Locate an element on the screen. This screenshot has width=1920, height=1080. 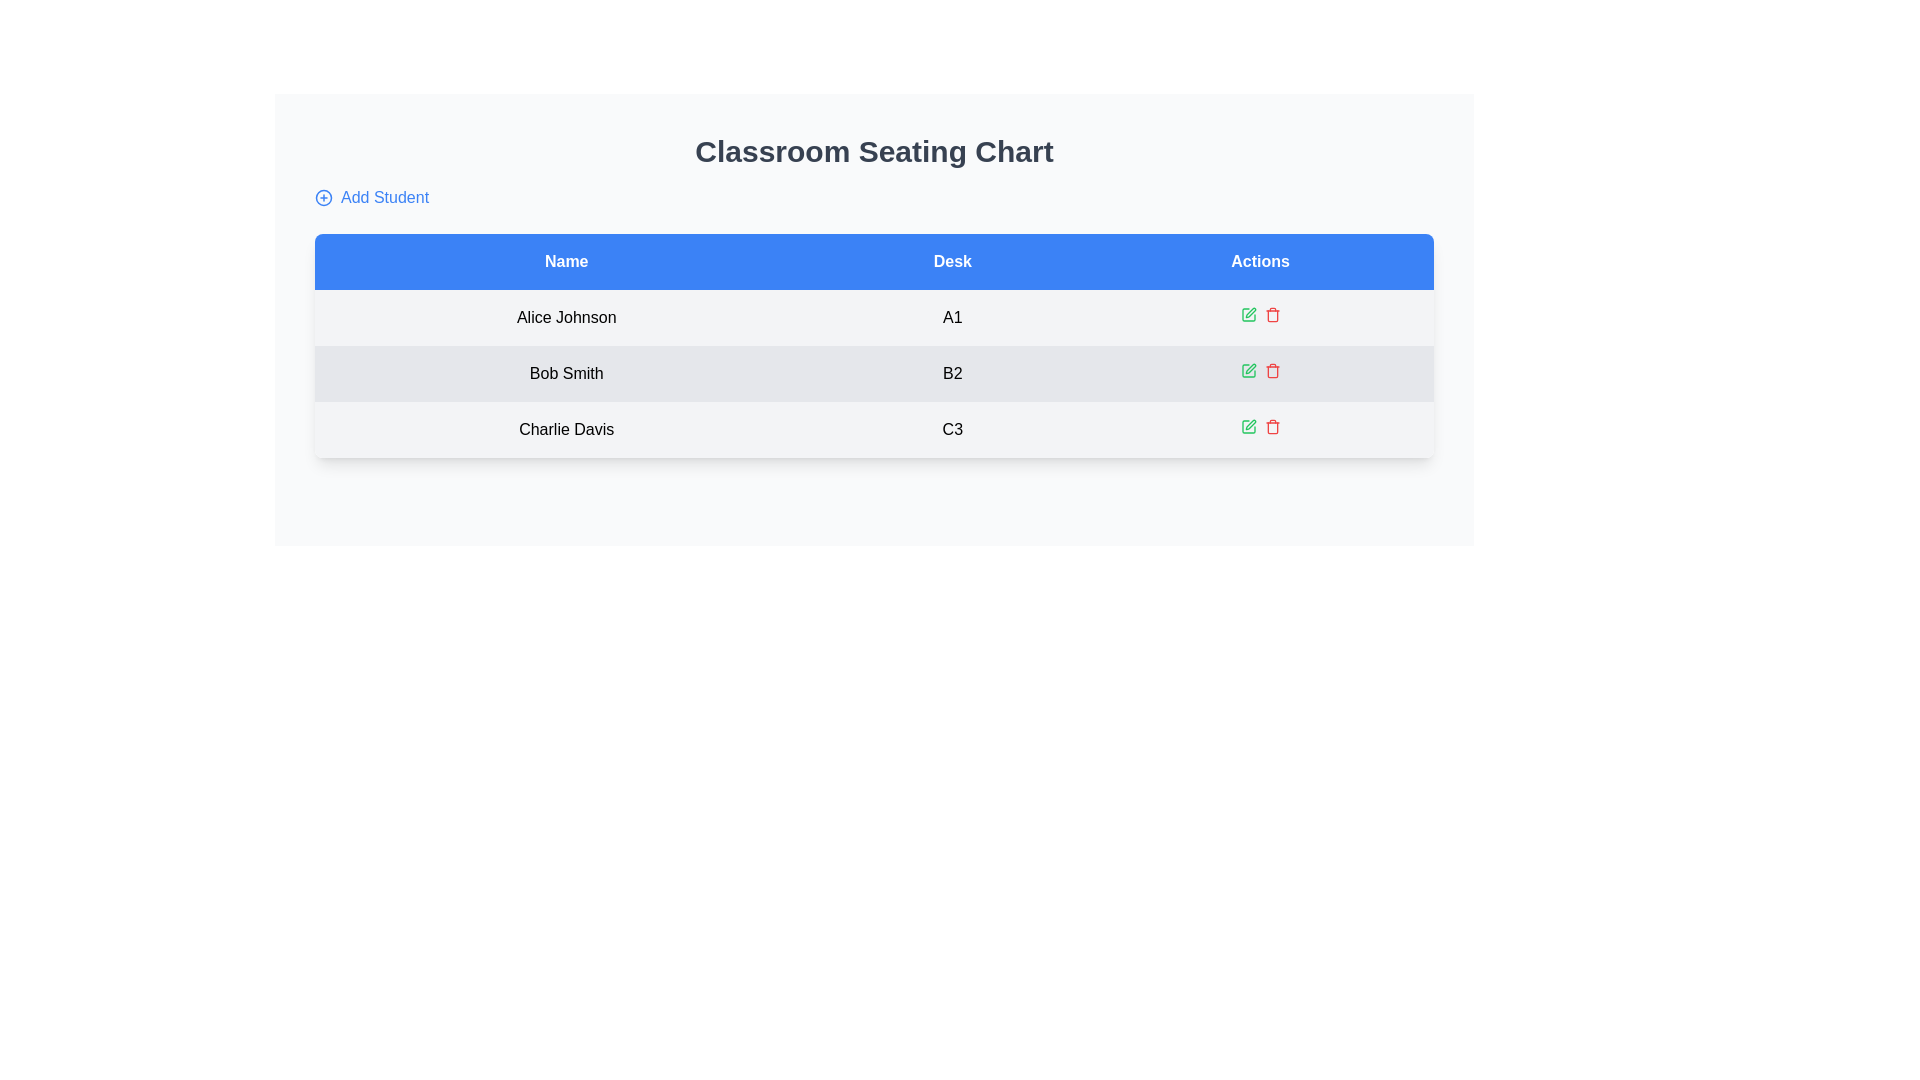
the static text label containing 'Bob Smith' in the second row of the 'Name' column, which is part of a gray background row in a tabular layout is located at coordinates (565, 374).